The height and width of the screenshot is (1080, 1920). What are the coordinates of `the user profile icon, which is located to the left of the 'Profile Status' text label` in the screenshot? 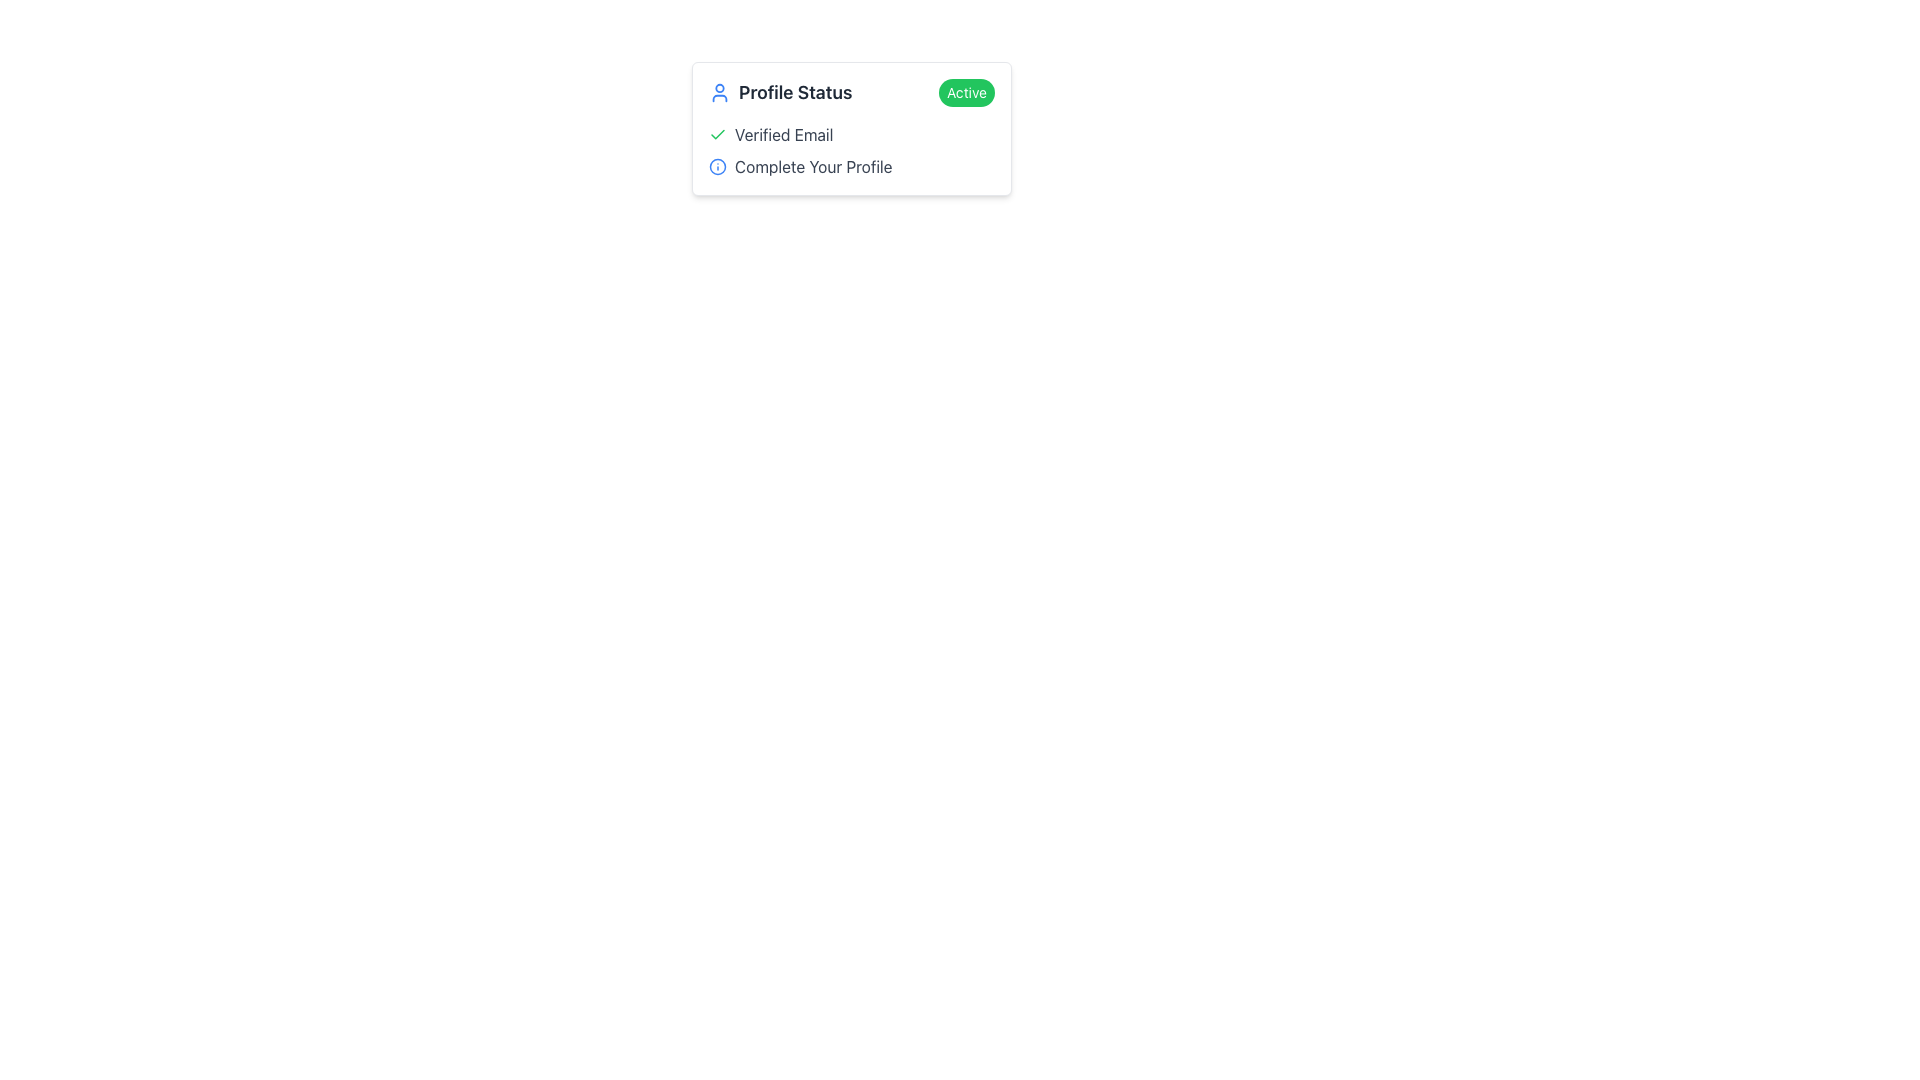 It's located at (720, 92).